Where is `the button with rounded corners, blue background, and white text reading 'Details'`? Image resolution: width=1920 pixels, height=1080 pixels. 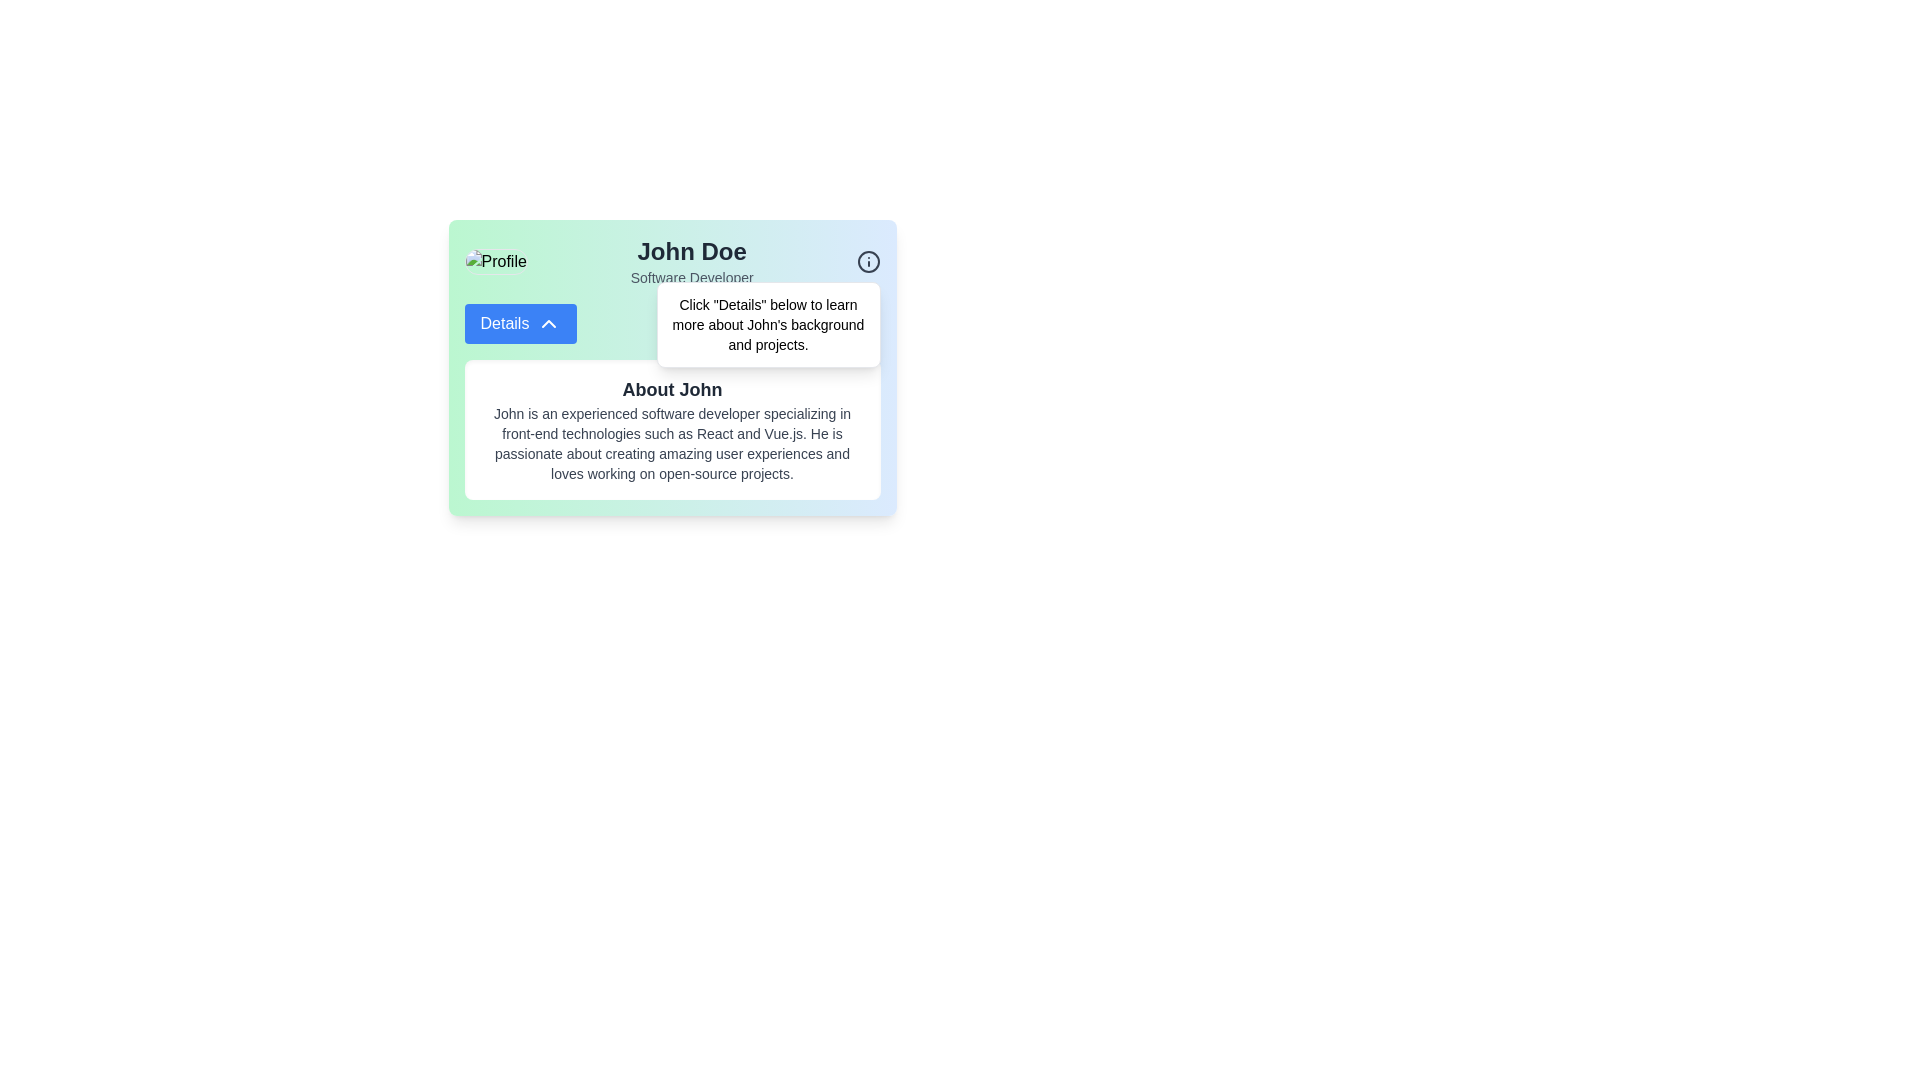 the button with rounded corners, blue background, and white text reading 'Details' is located at coordinates (520, 323).